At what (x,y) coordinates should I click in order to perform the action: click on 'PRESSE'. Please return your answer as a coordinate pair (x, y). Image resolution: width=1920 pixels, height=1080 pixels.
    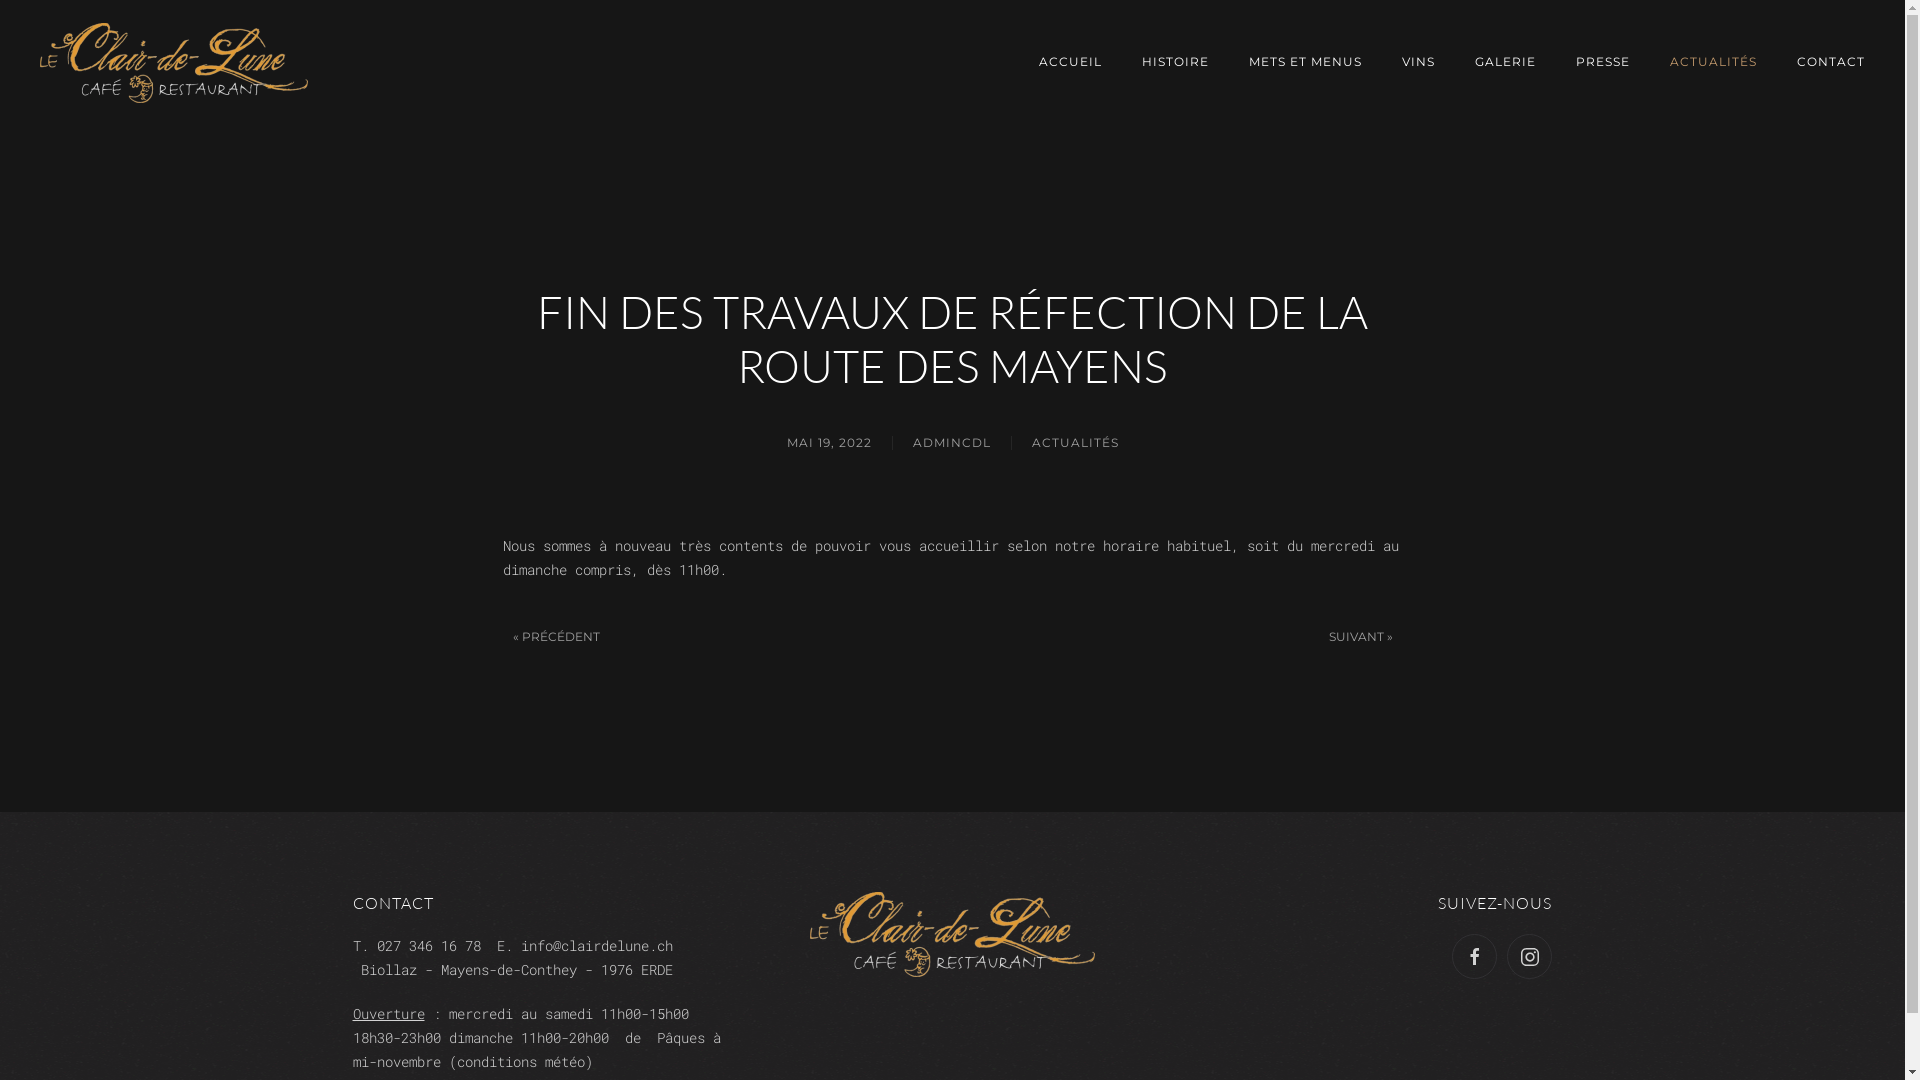
    Looking at the image, I should click on (1603, 61).